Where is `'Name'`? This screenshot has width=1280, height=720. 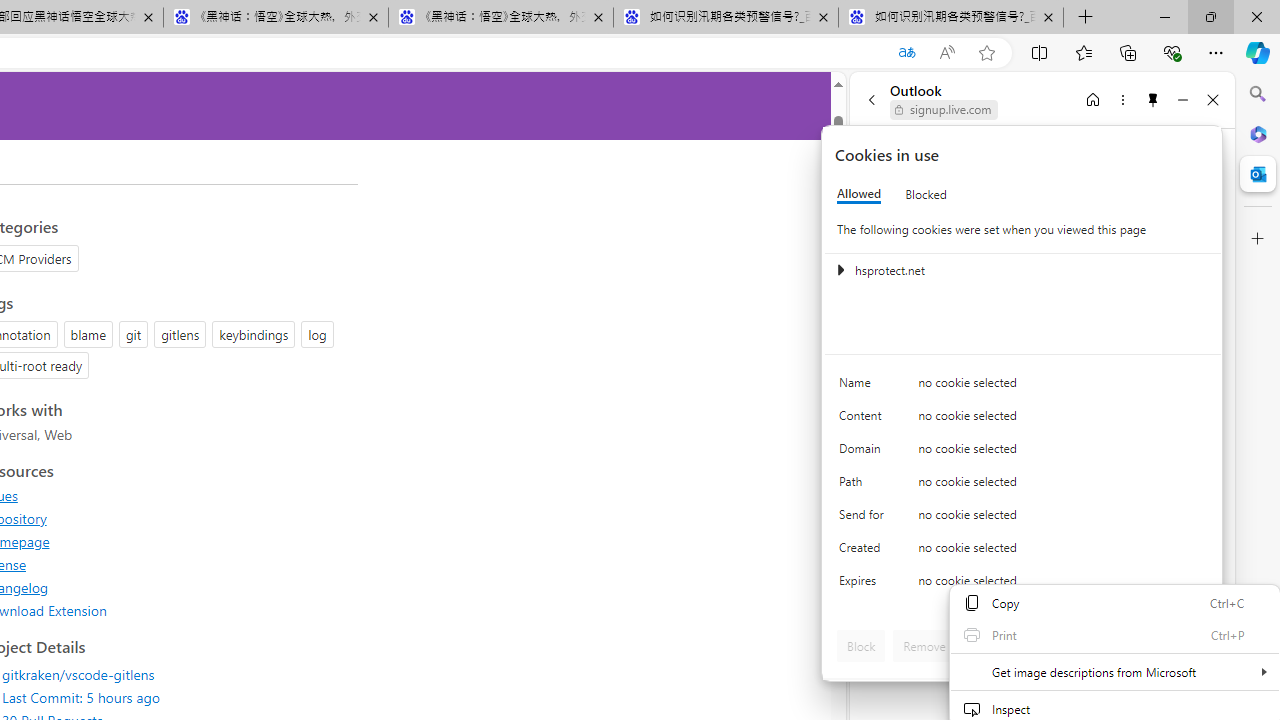
'Name' is located at coordinates (865, 387).